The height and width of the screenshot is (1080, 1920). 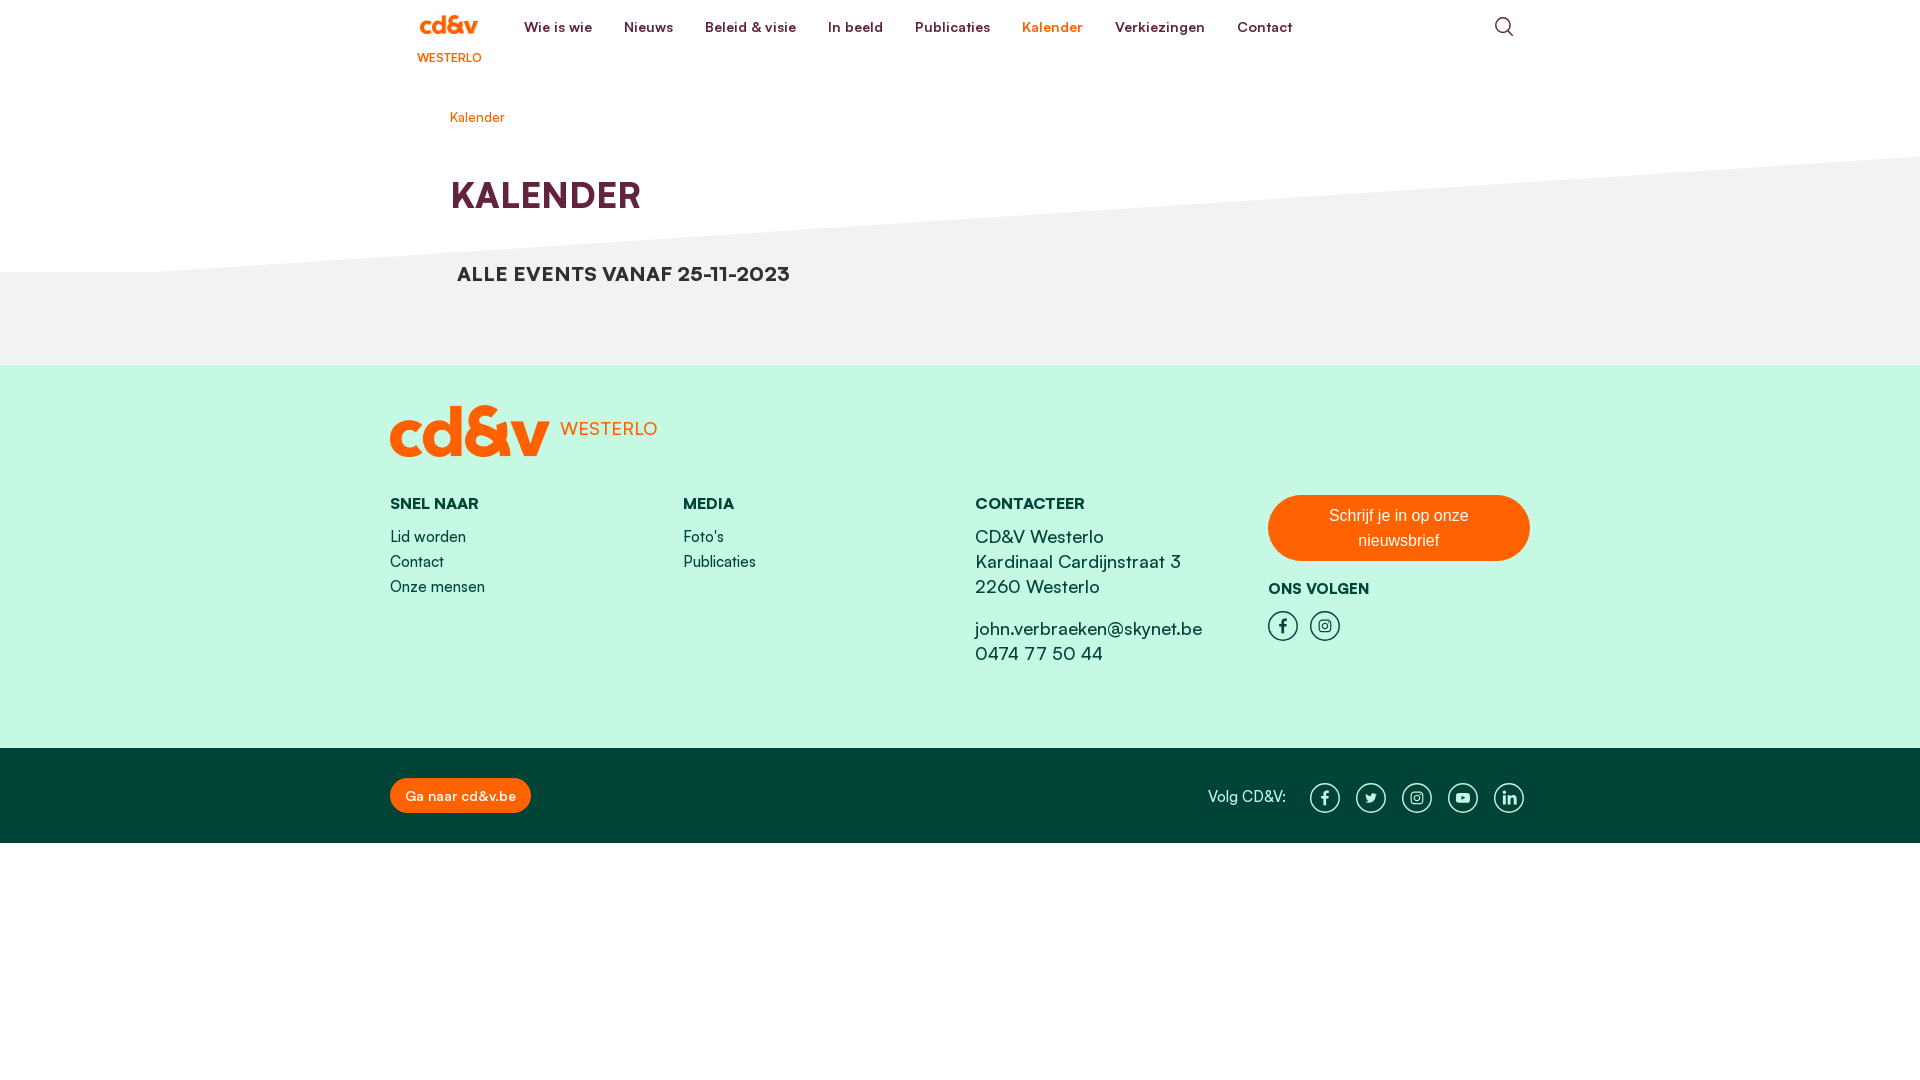 What do you see at coordinates (508, 27) in the screenshot?
I see `'Wie is wie'` at bounding box center [508, 27].